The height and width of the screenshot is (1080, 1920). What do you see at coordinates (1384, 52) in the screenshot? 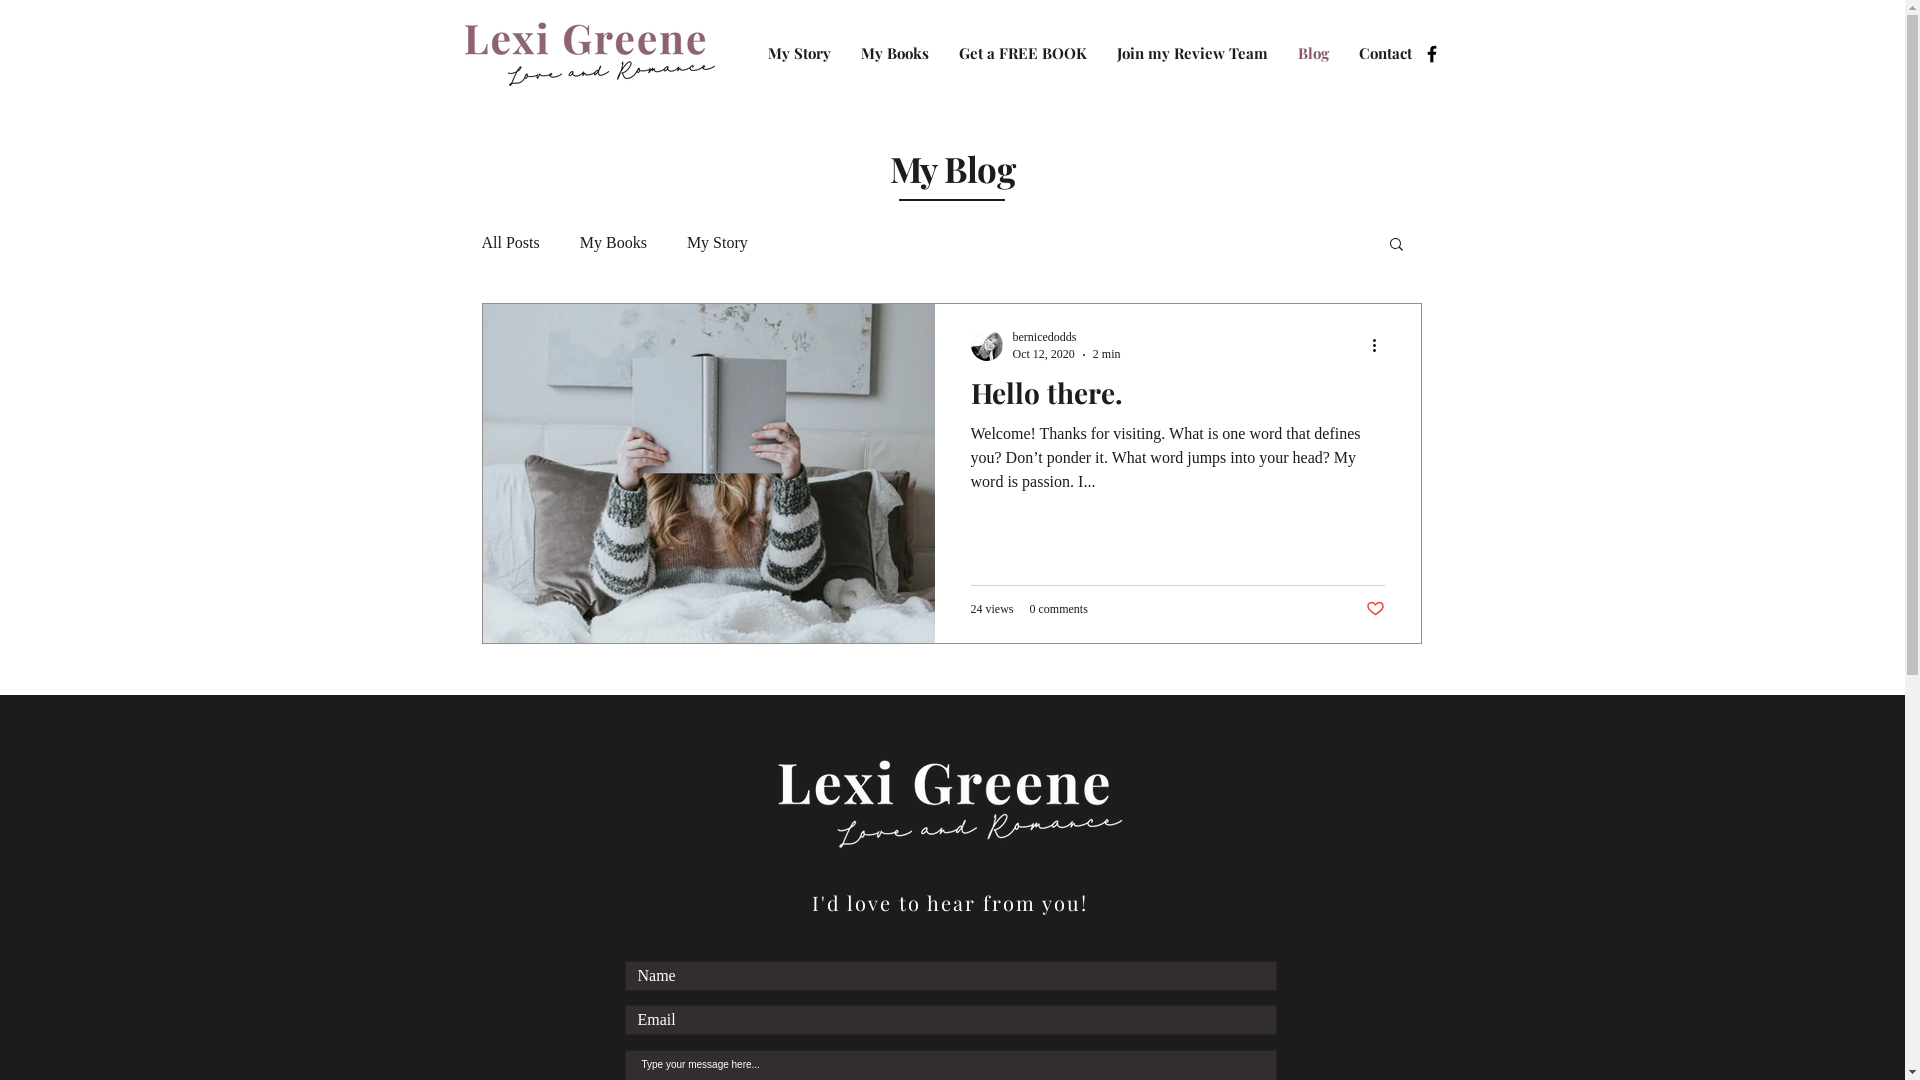
I see `'Contact'` at bounding box center [1384, 52].